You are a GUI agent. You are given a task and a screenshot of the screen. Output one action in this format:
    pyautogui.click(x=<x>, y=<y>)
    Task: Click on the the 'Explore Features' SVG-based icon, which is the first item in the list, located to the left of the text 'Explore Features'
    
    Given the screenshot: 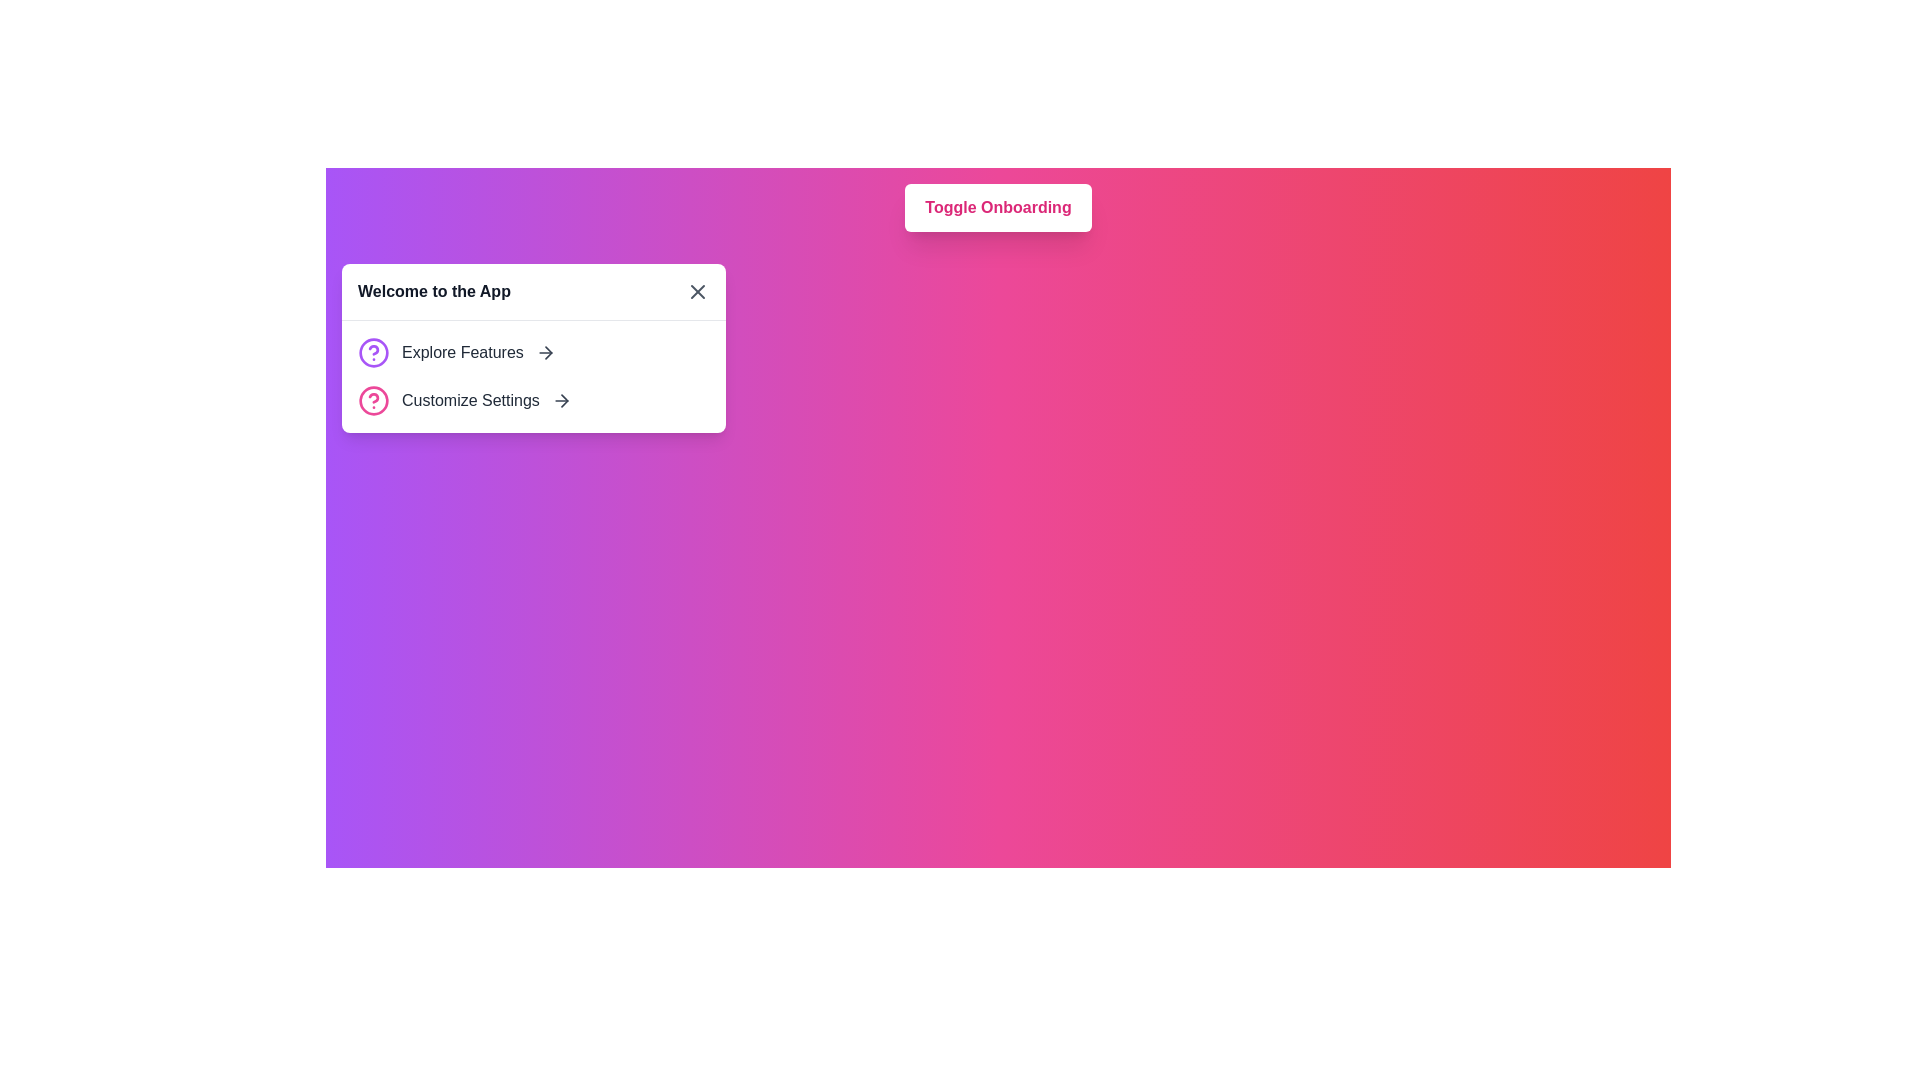 What is the action you would take?
    pyautogui.click(x=374, y=352)
    